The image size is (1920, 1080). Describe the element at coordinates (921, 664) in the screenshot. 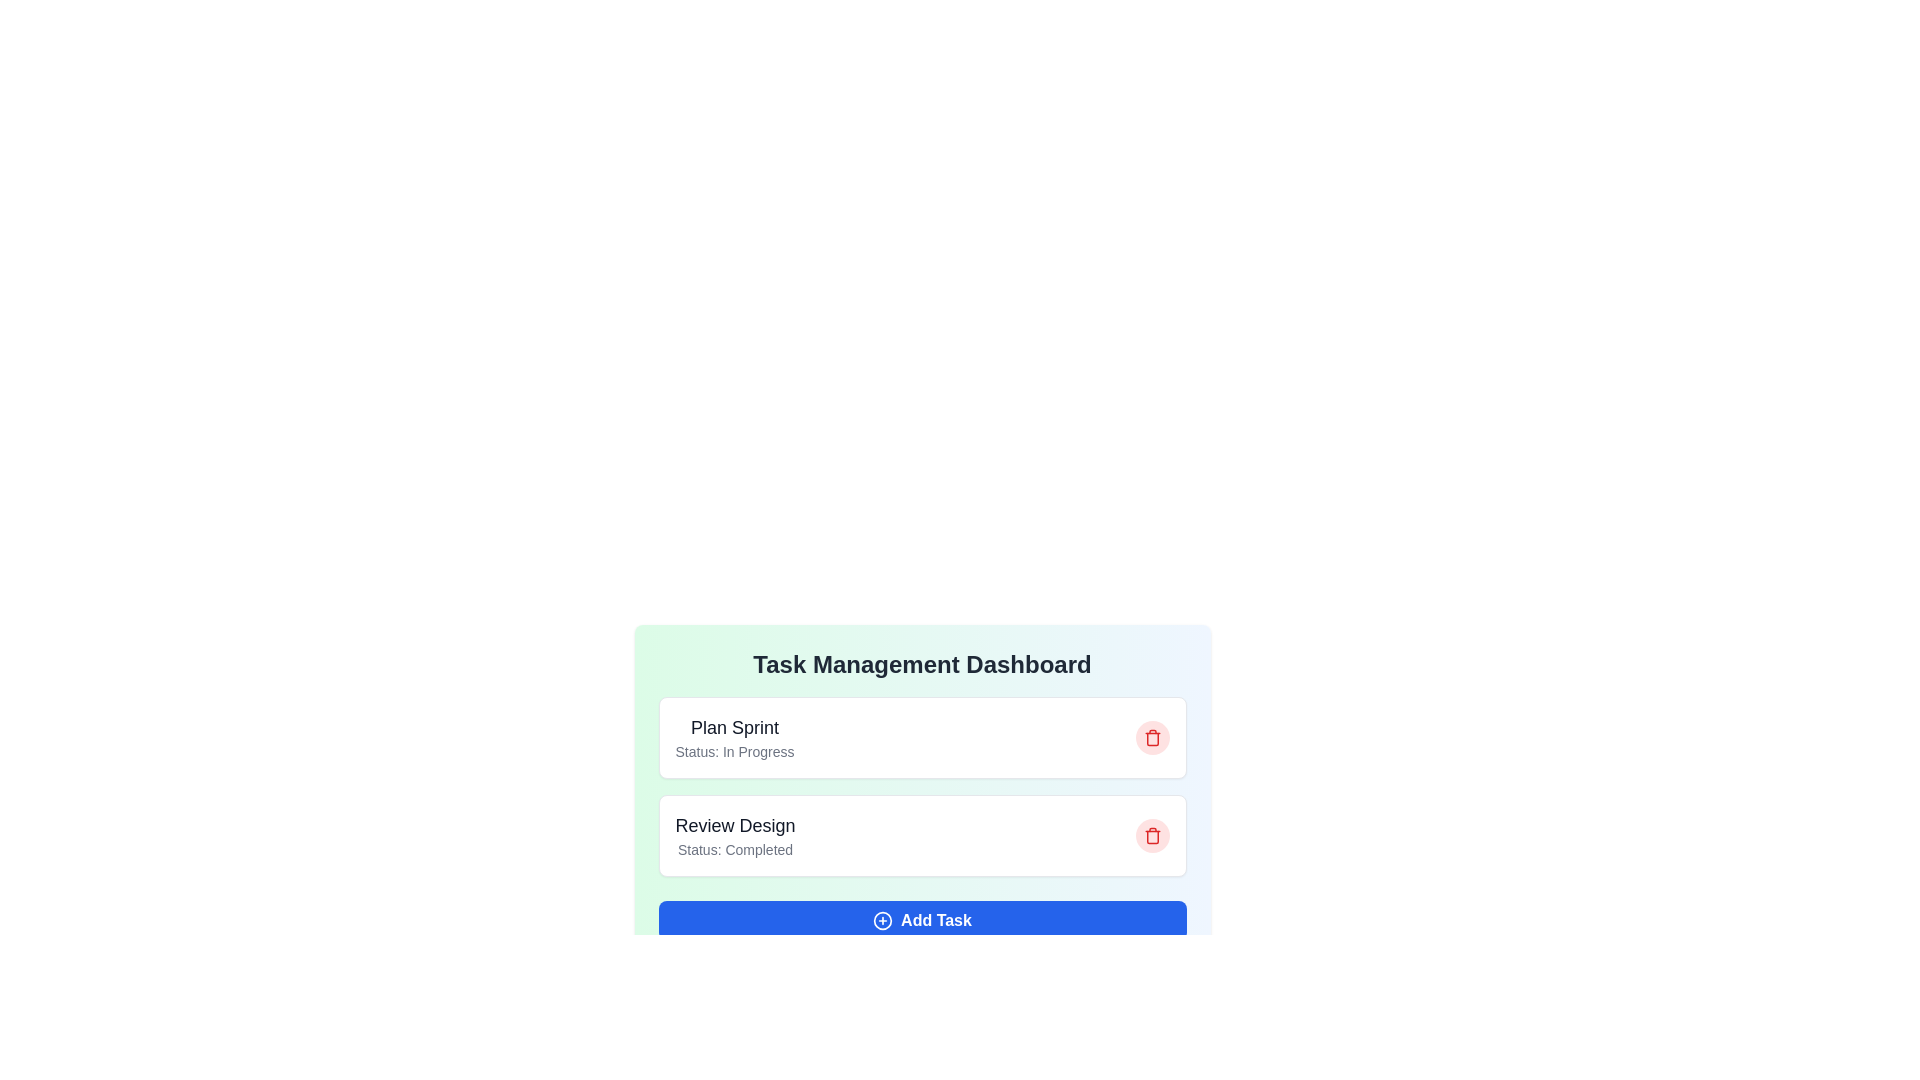

I see `the title text 'Task Management Dashboard'` at that location.